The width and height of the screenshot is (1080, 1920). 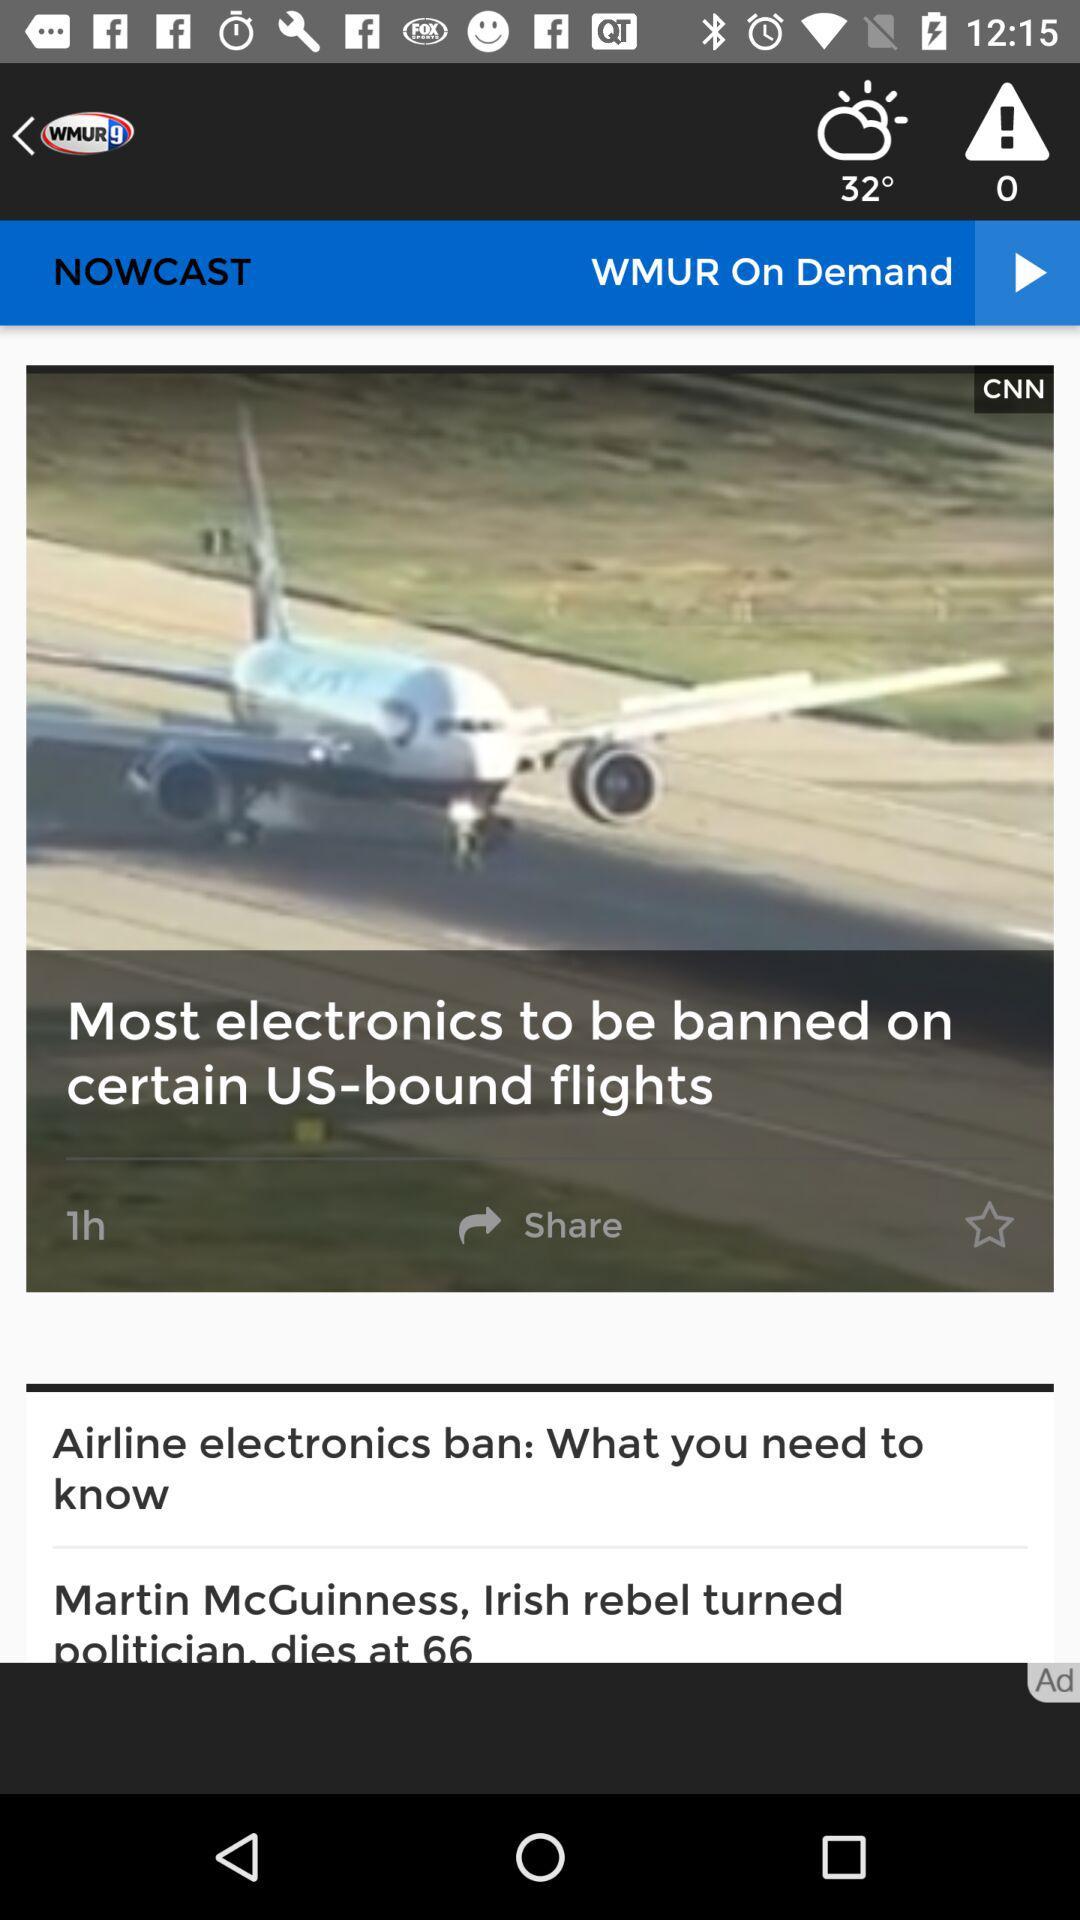 I want to click on the icon which is above 32 degree on a page, so click(x=862, y=119).